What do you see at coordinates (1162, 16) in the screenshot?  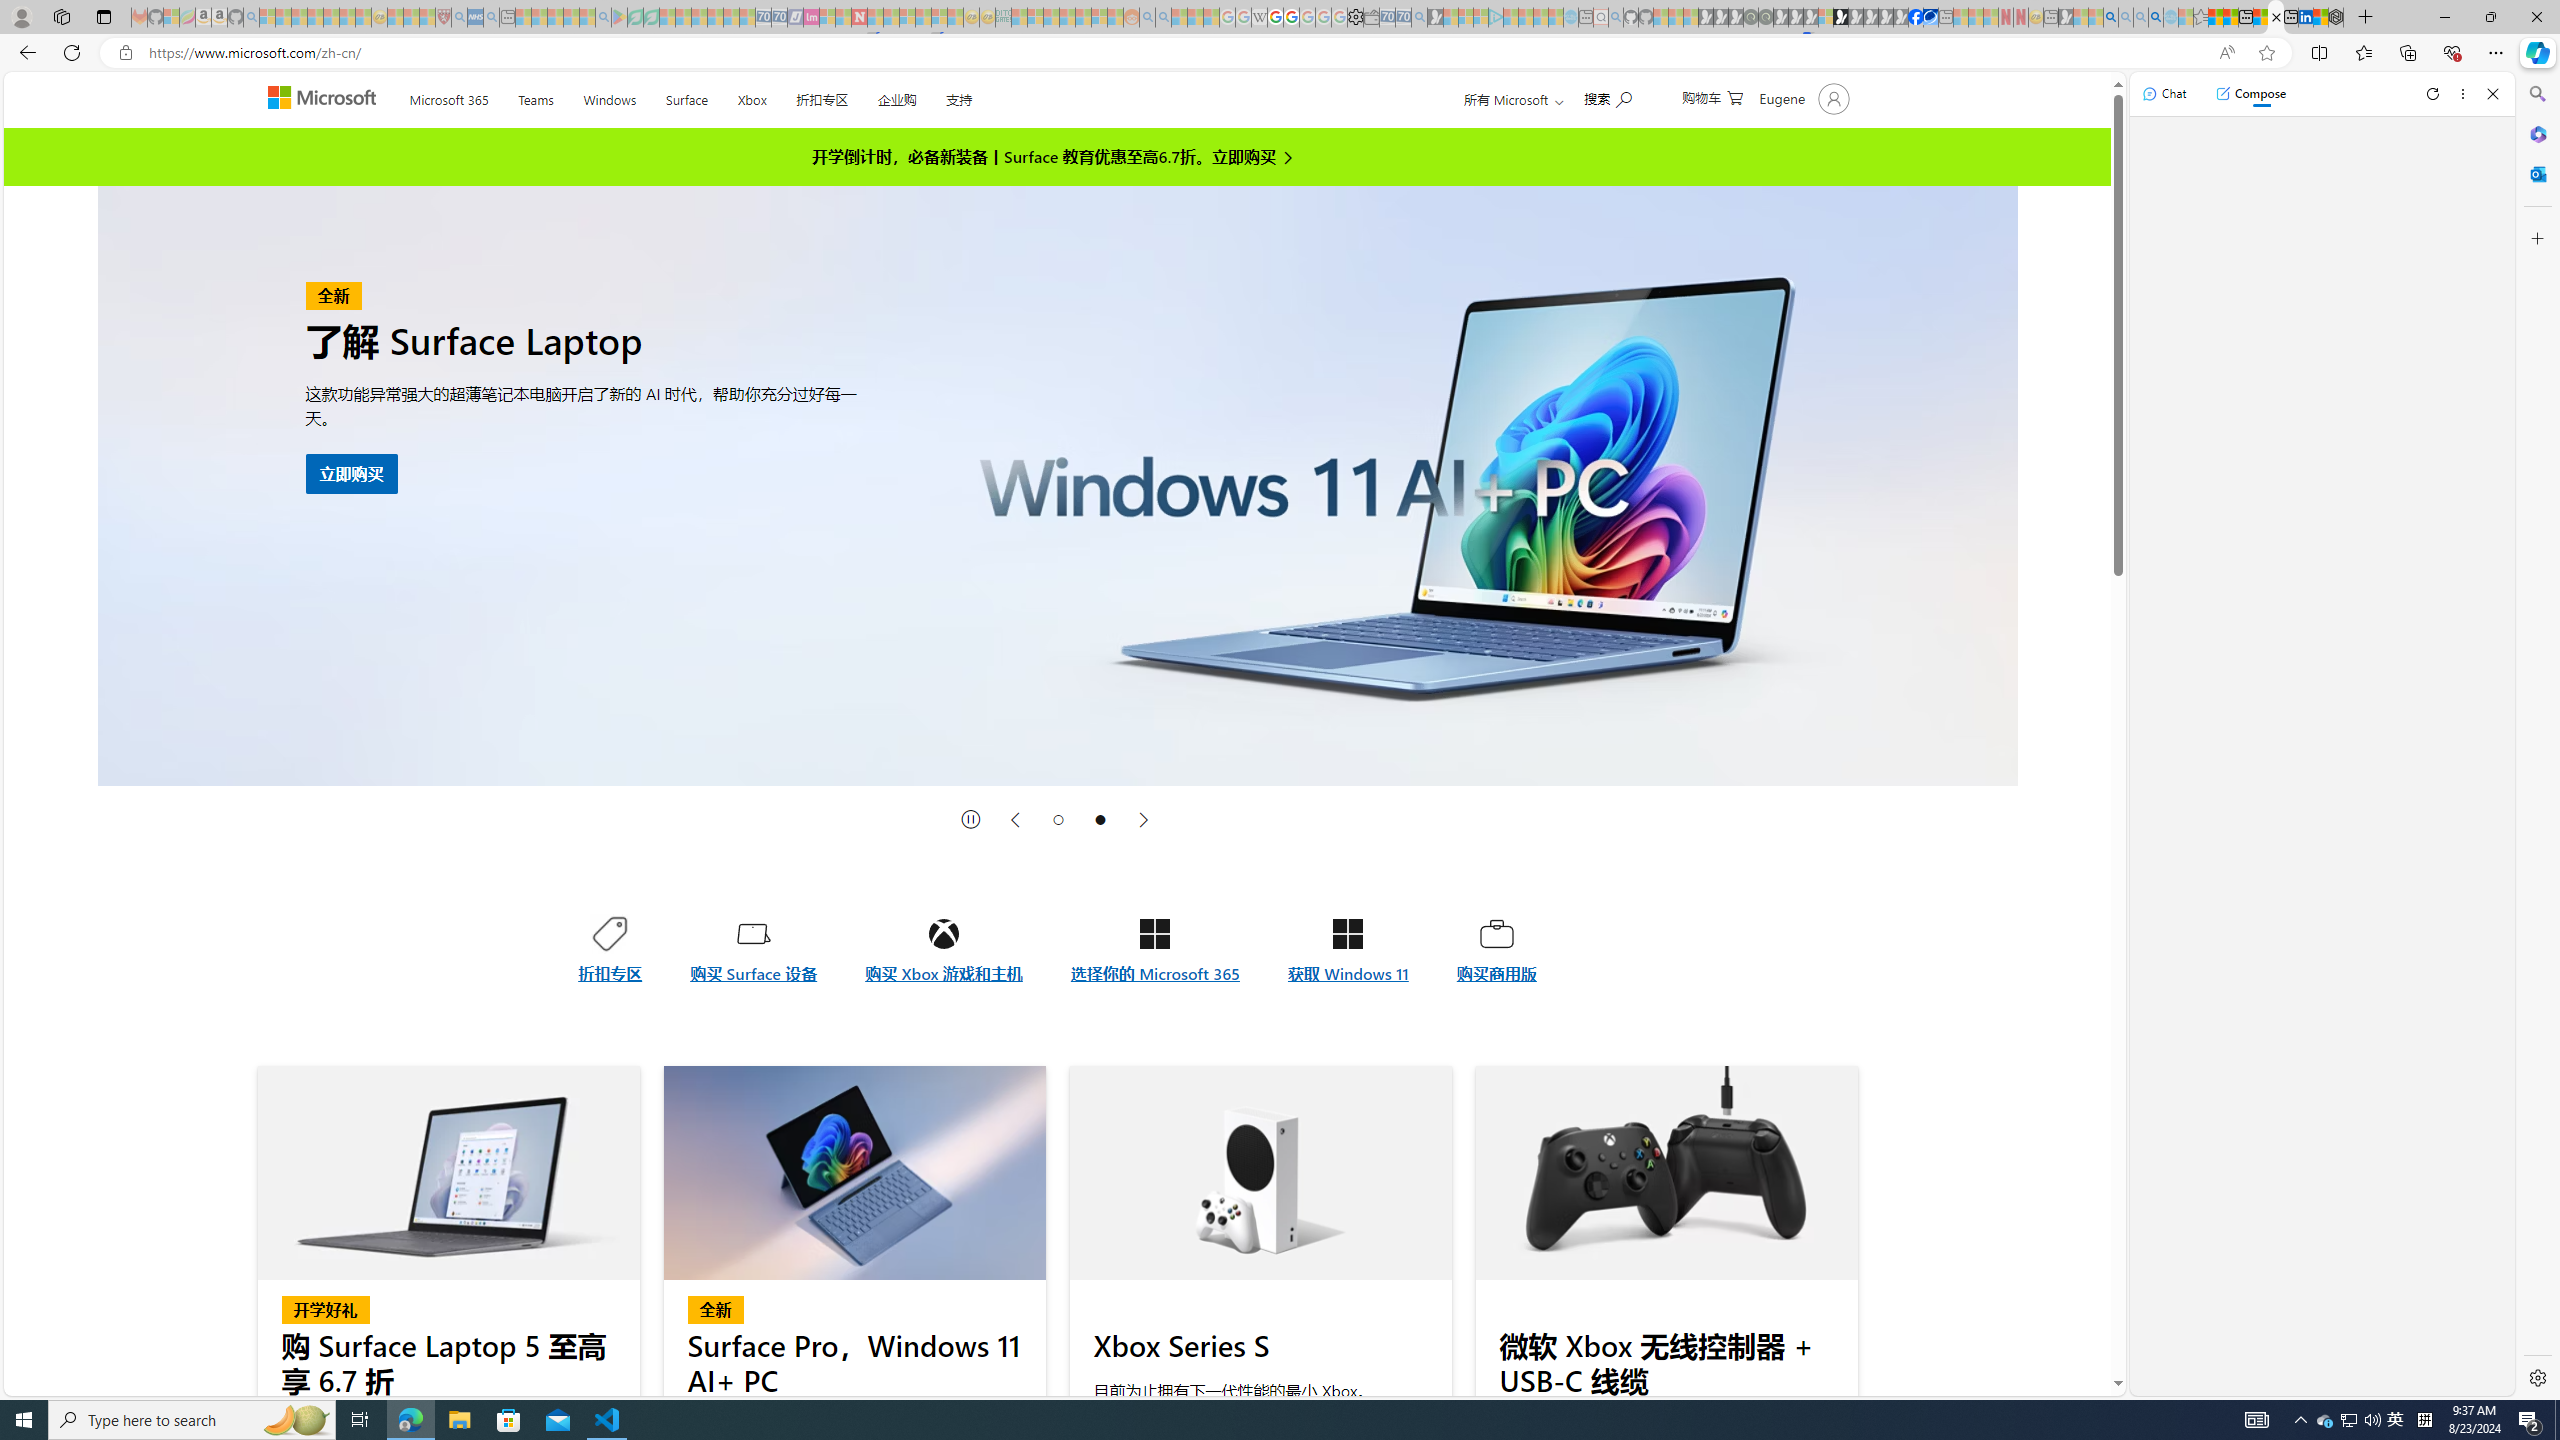 I see `'Utah sues federal government - Search - Sleeping'` at bounding box center [1162, 16].